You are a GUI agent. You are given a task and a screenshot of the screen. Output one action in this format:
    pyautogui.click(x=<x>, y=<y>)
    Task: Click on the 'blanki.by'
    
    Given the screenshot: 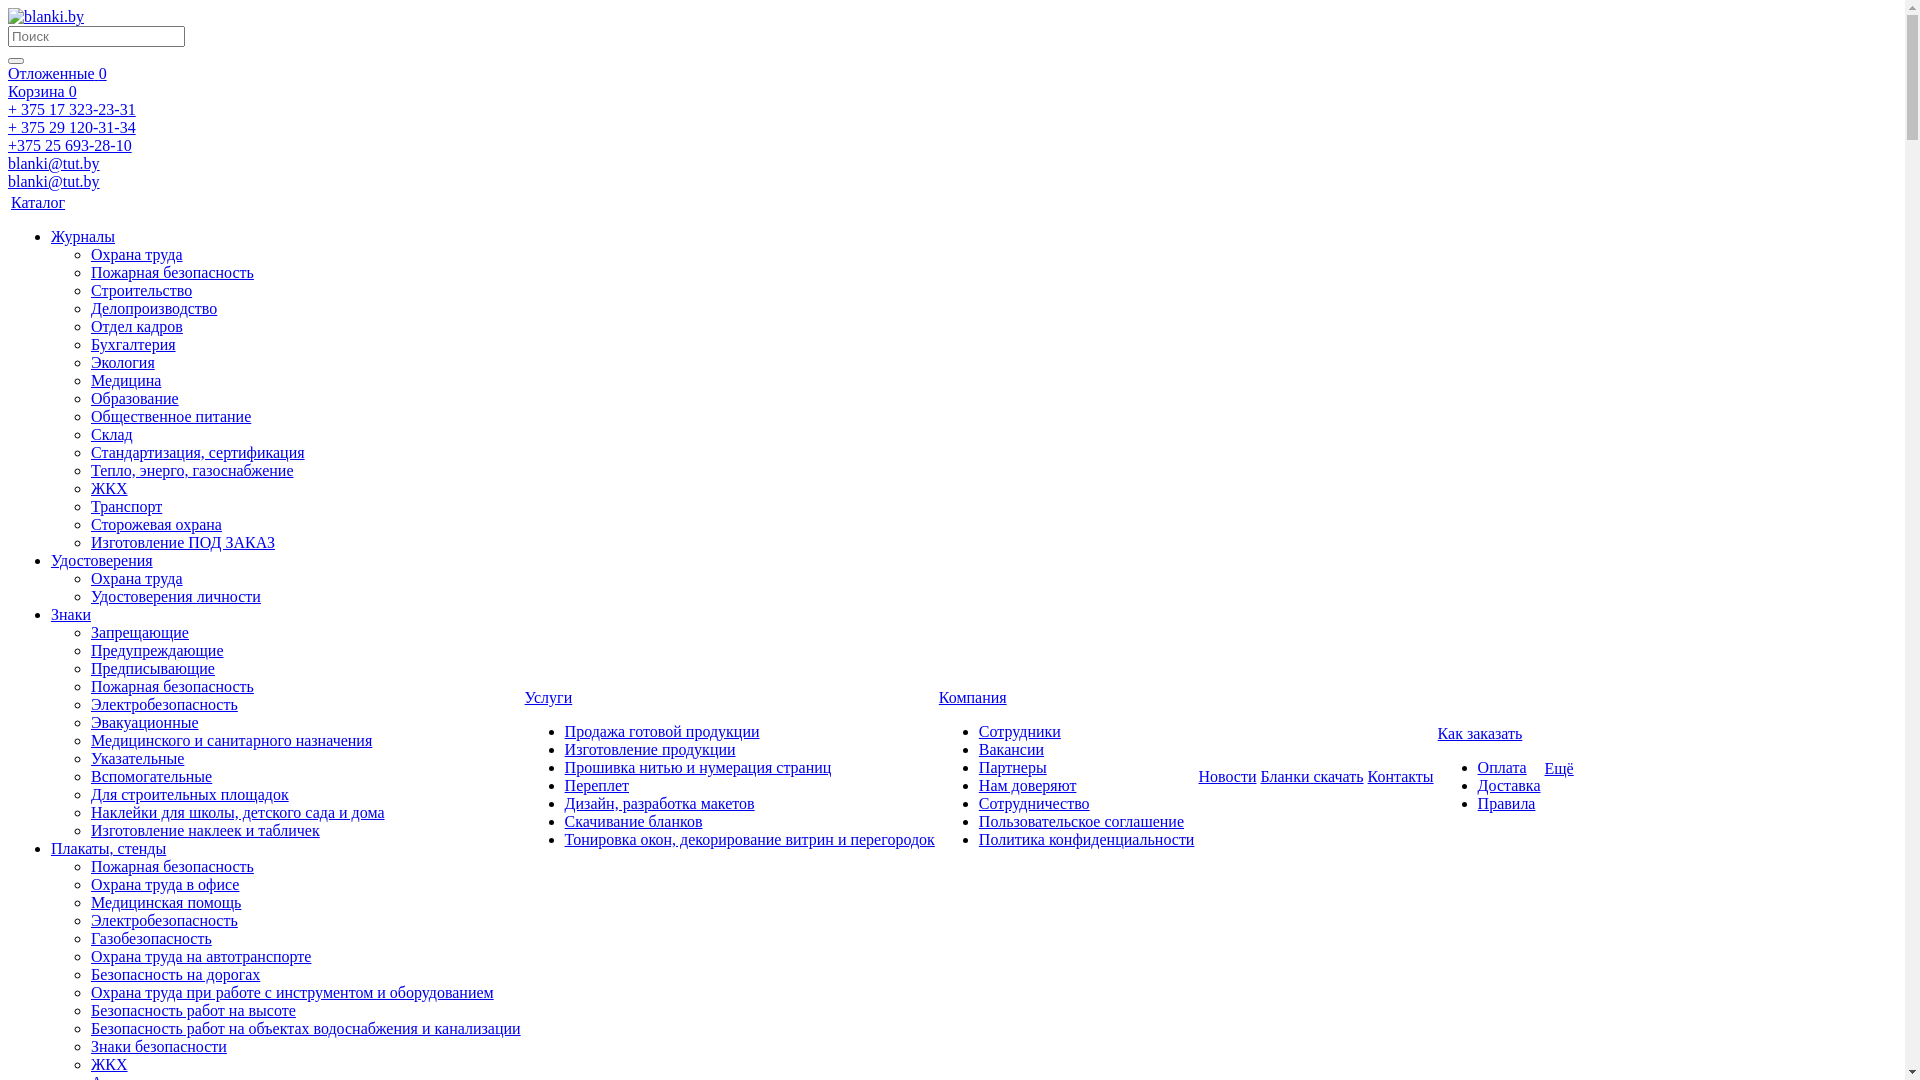 What is the action you would take?
    pyautogui.click(x=46, y=16)
    